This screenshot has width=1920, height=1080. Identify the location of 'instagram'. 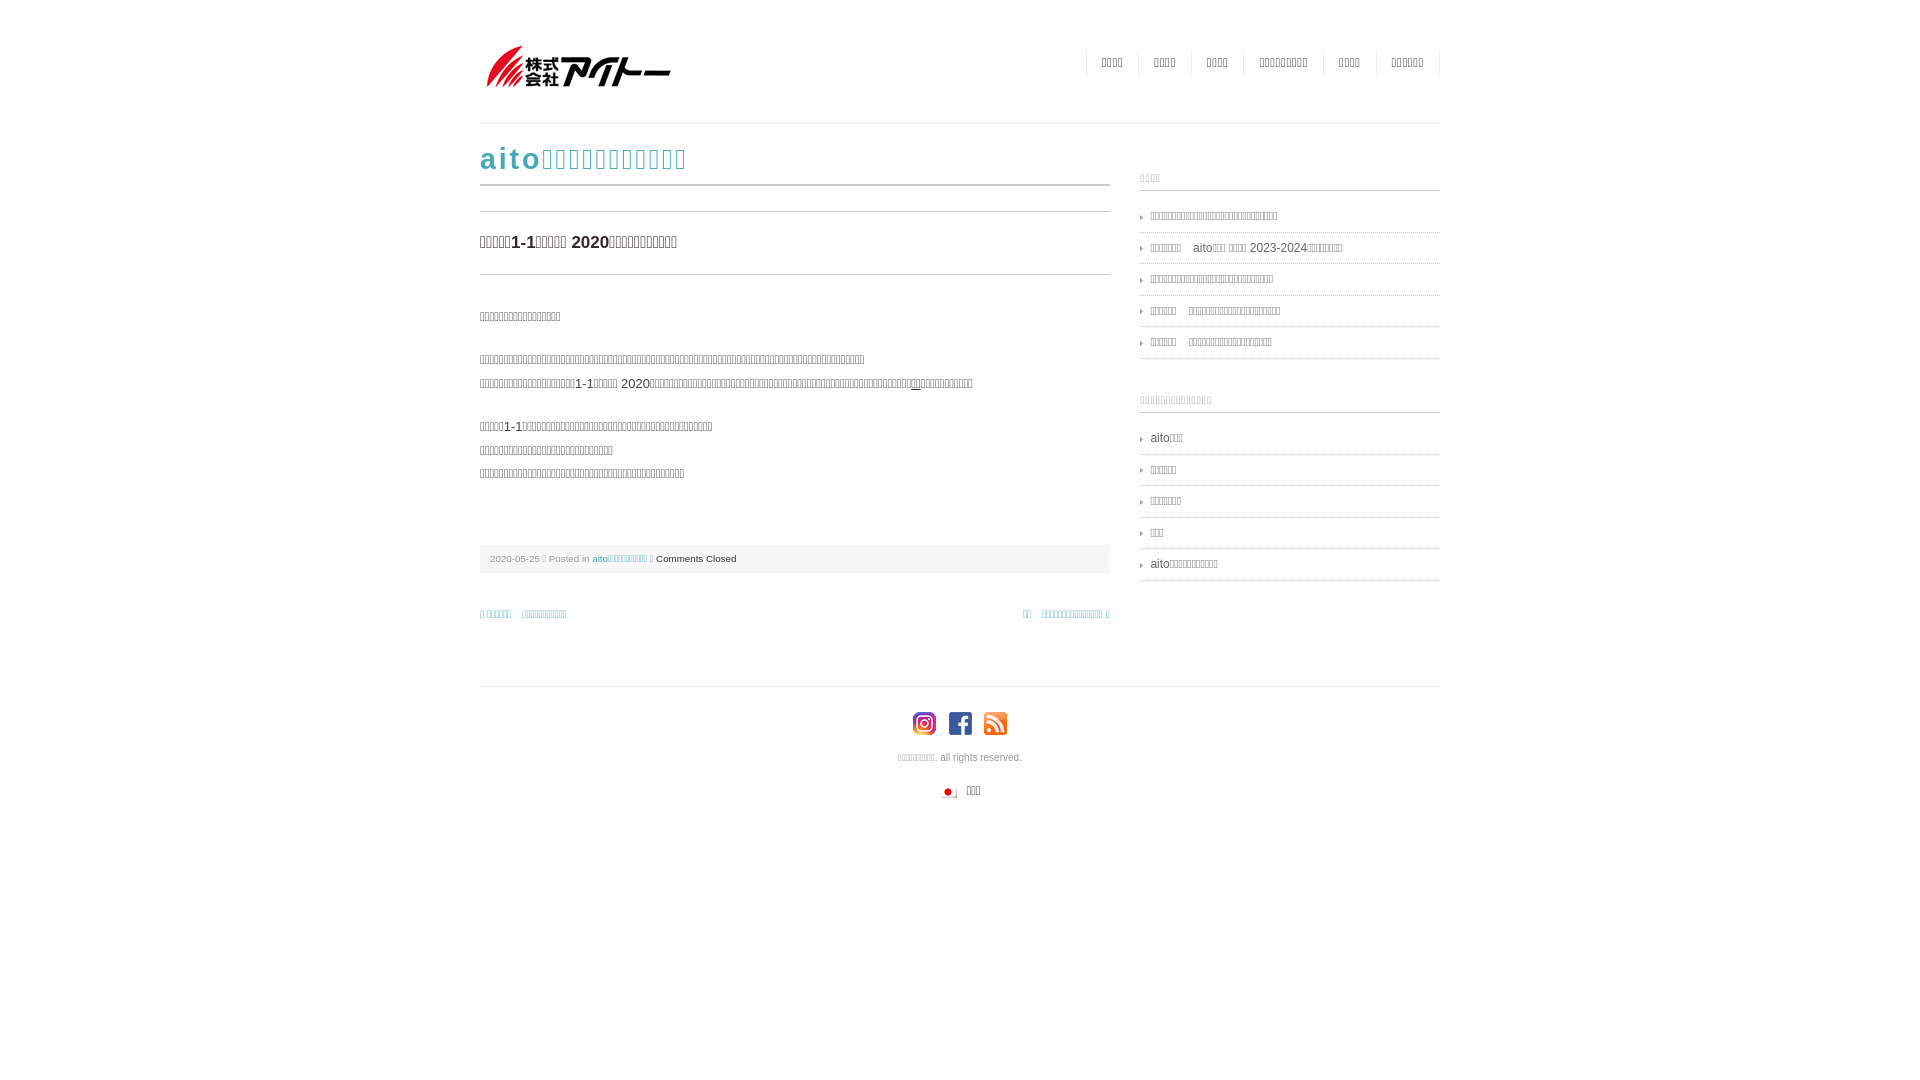
(928, 723).